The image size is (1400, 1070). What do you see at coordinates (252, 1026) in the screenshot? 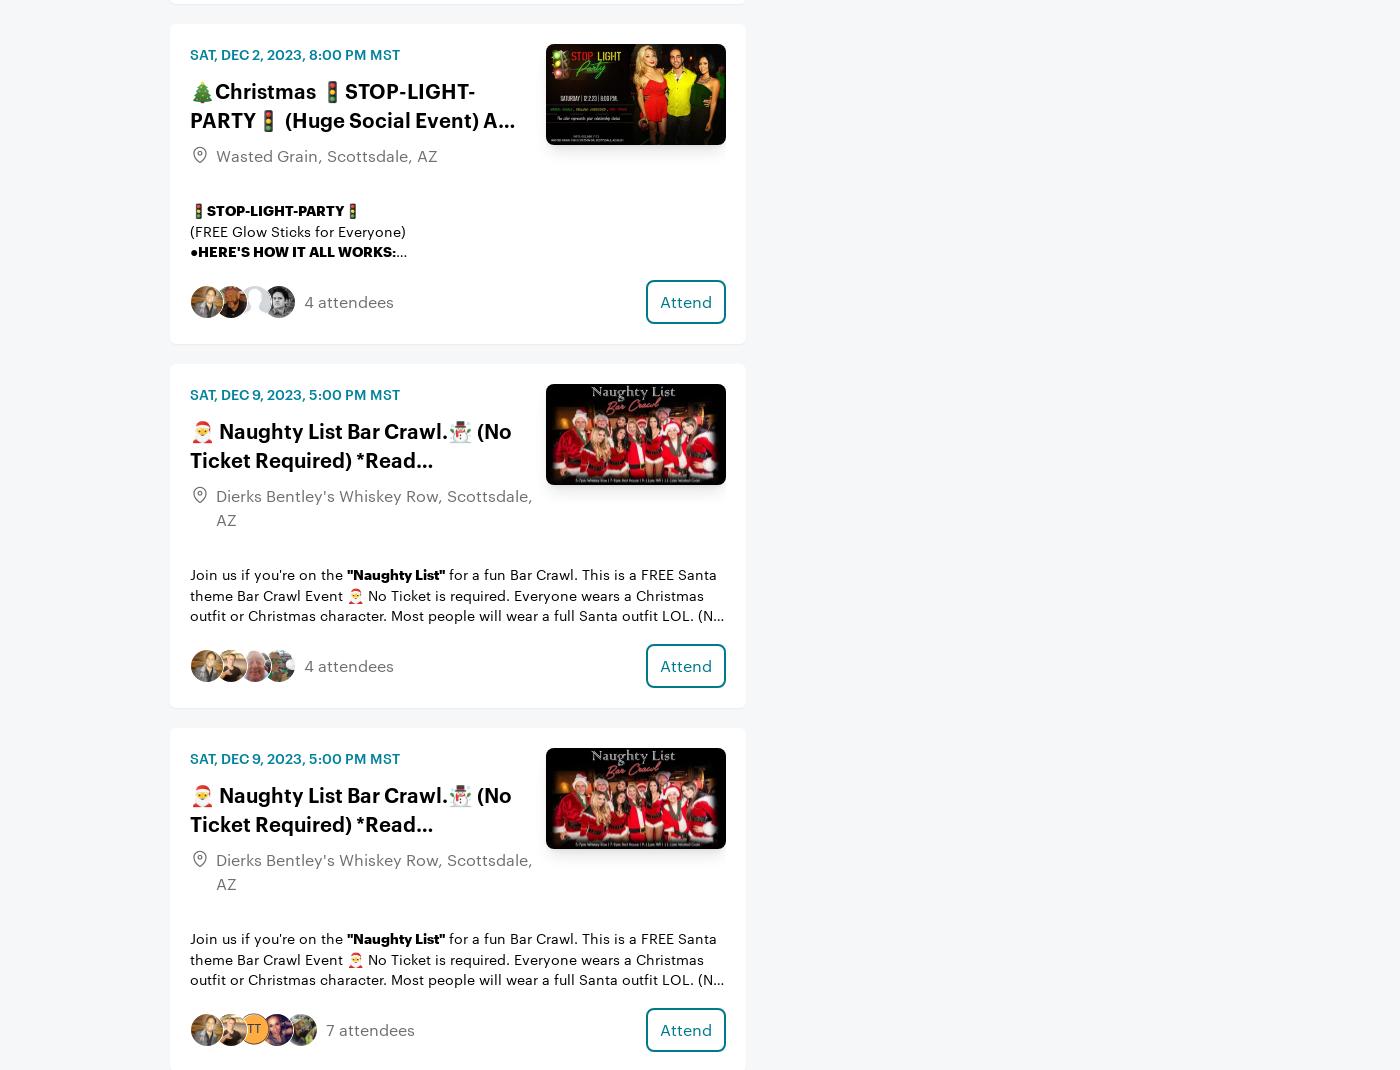
I see `'TT'` at bounding box center [252, 1026].